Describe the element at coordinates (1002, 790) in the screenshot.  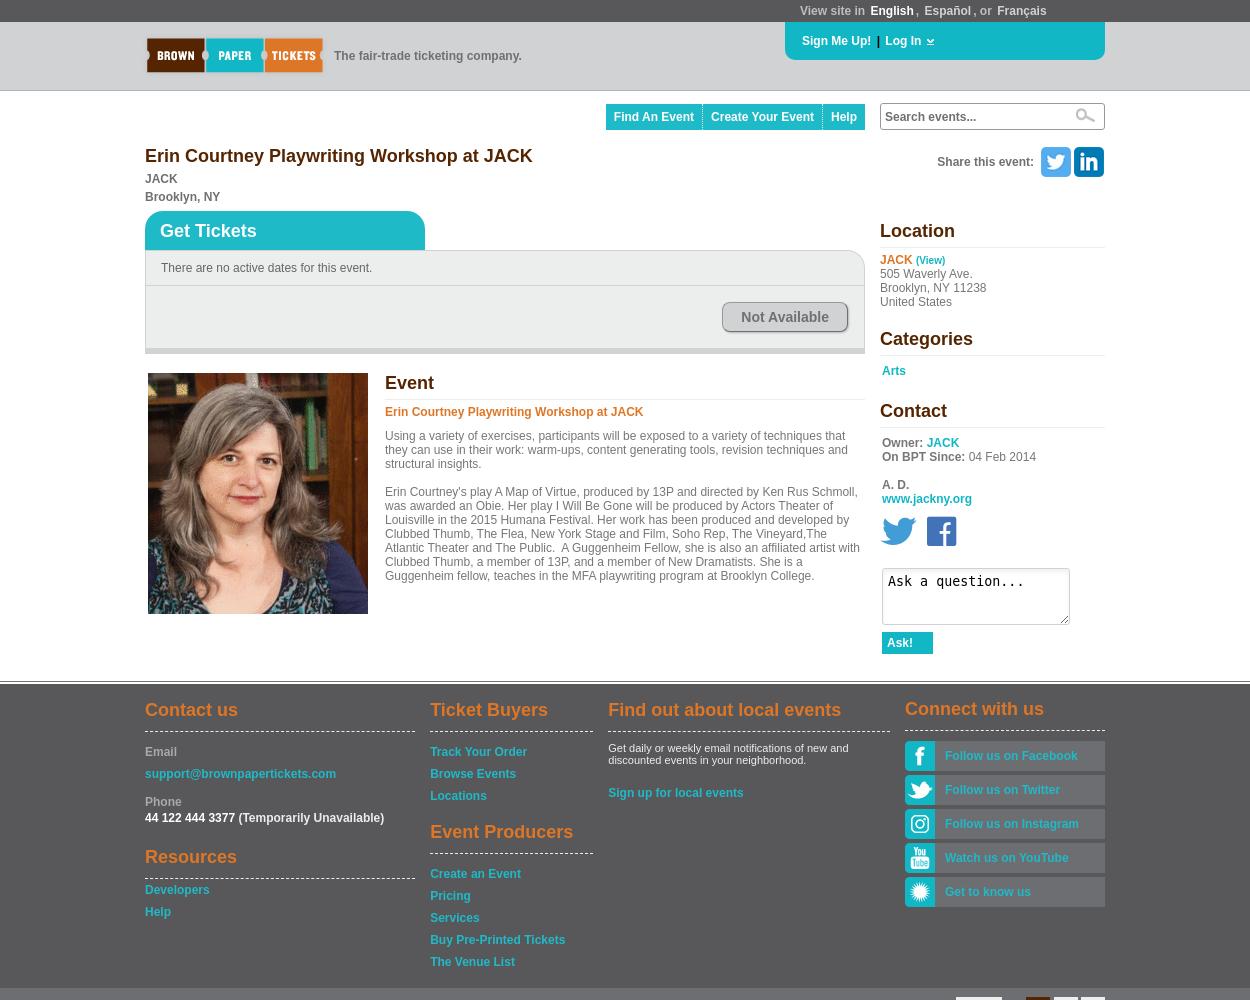
I see `'Follow us on Twitter'` at that location.